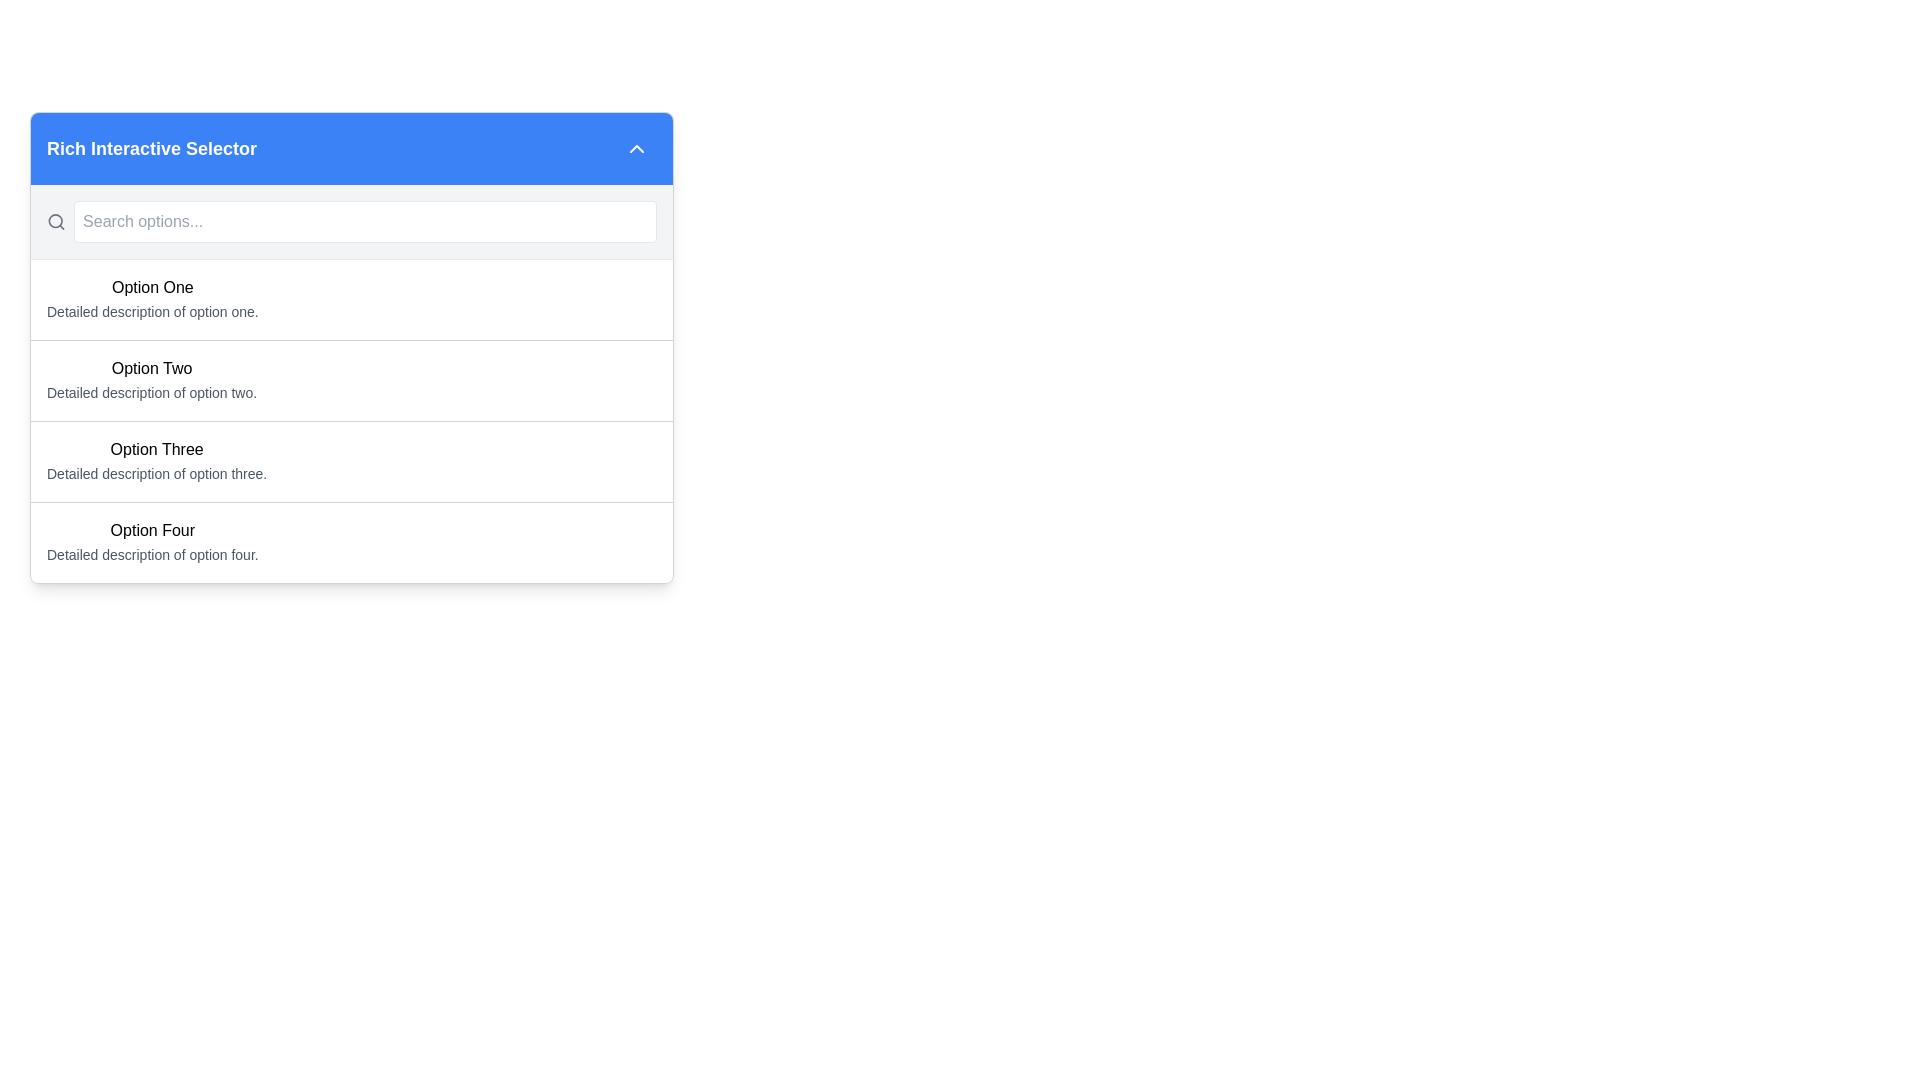 The width and height of the screenshot is (1920, 1080). I want to click on the second selectable list item located between 'Option One' and 'Option Three', so click(351, 380).